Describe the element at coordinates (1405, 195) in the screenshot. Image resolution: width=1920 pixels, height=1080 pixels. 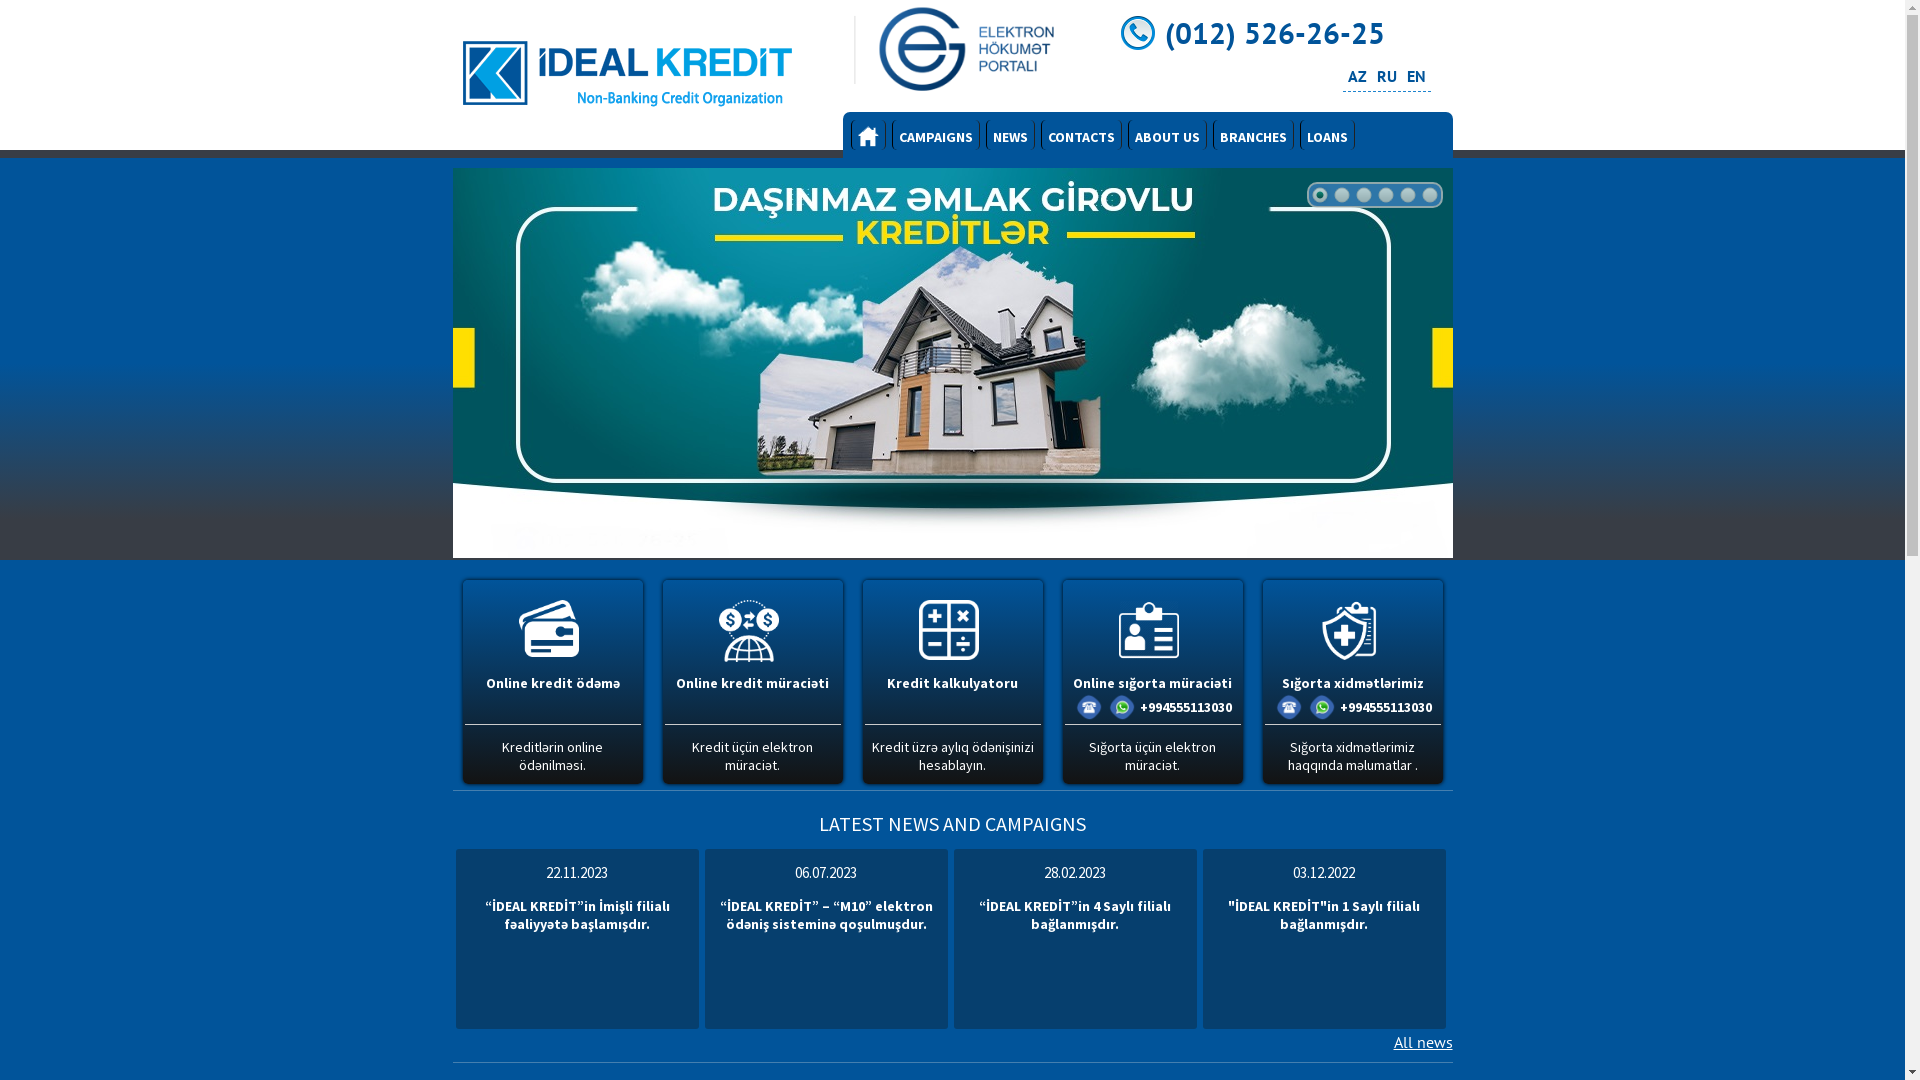
I see `'5'` at that location.